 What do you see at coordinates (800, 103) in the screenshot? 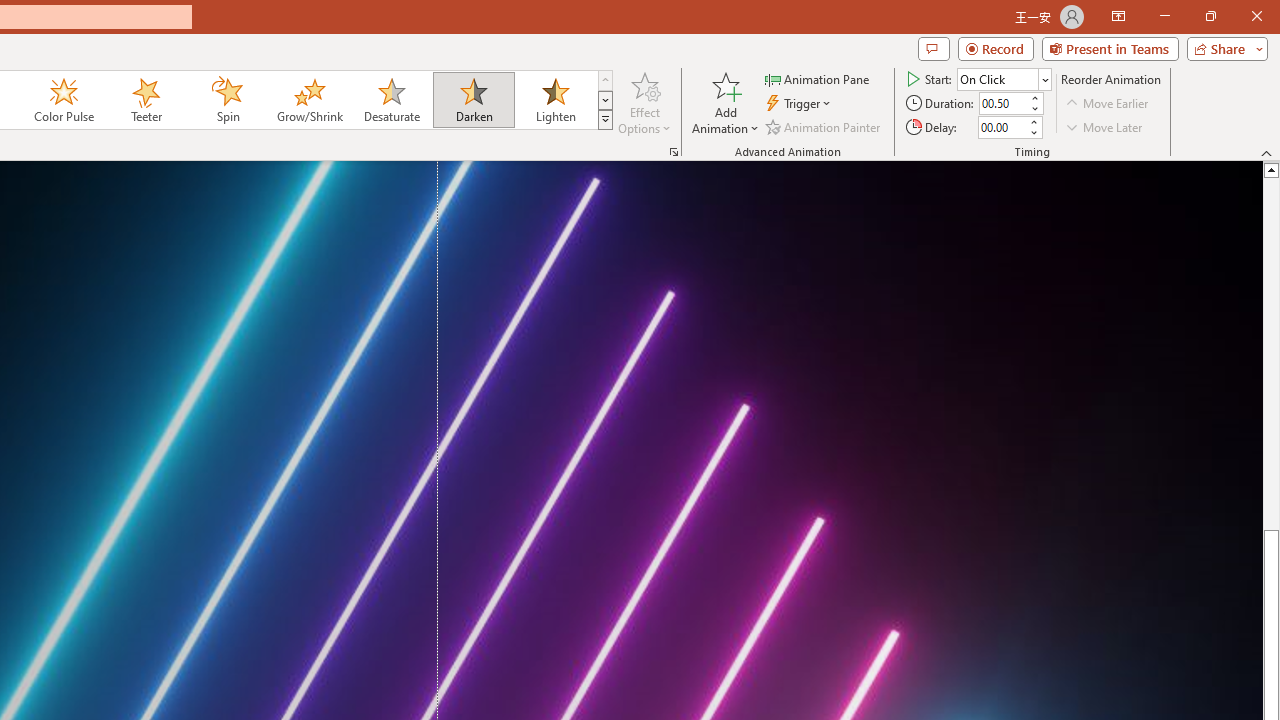
I see `'Trigger'` at bounding box center [800, 103].